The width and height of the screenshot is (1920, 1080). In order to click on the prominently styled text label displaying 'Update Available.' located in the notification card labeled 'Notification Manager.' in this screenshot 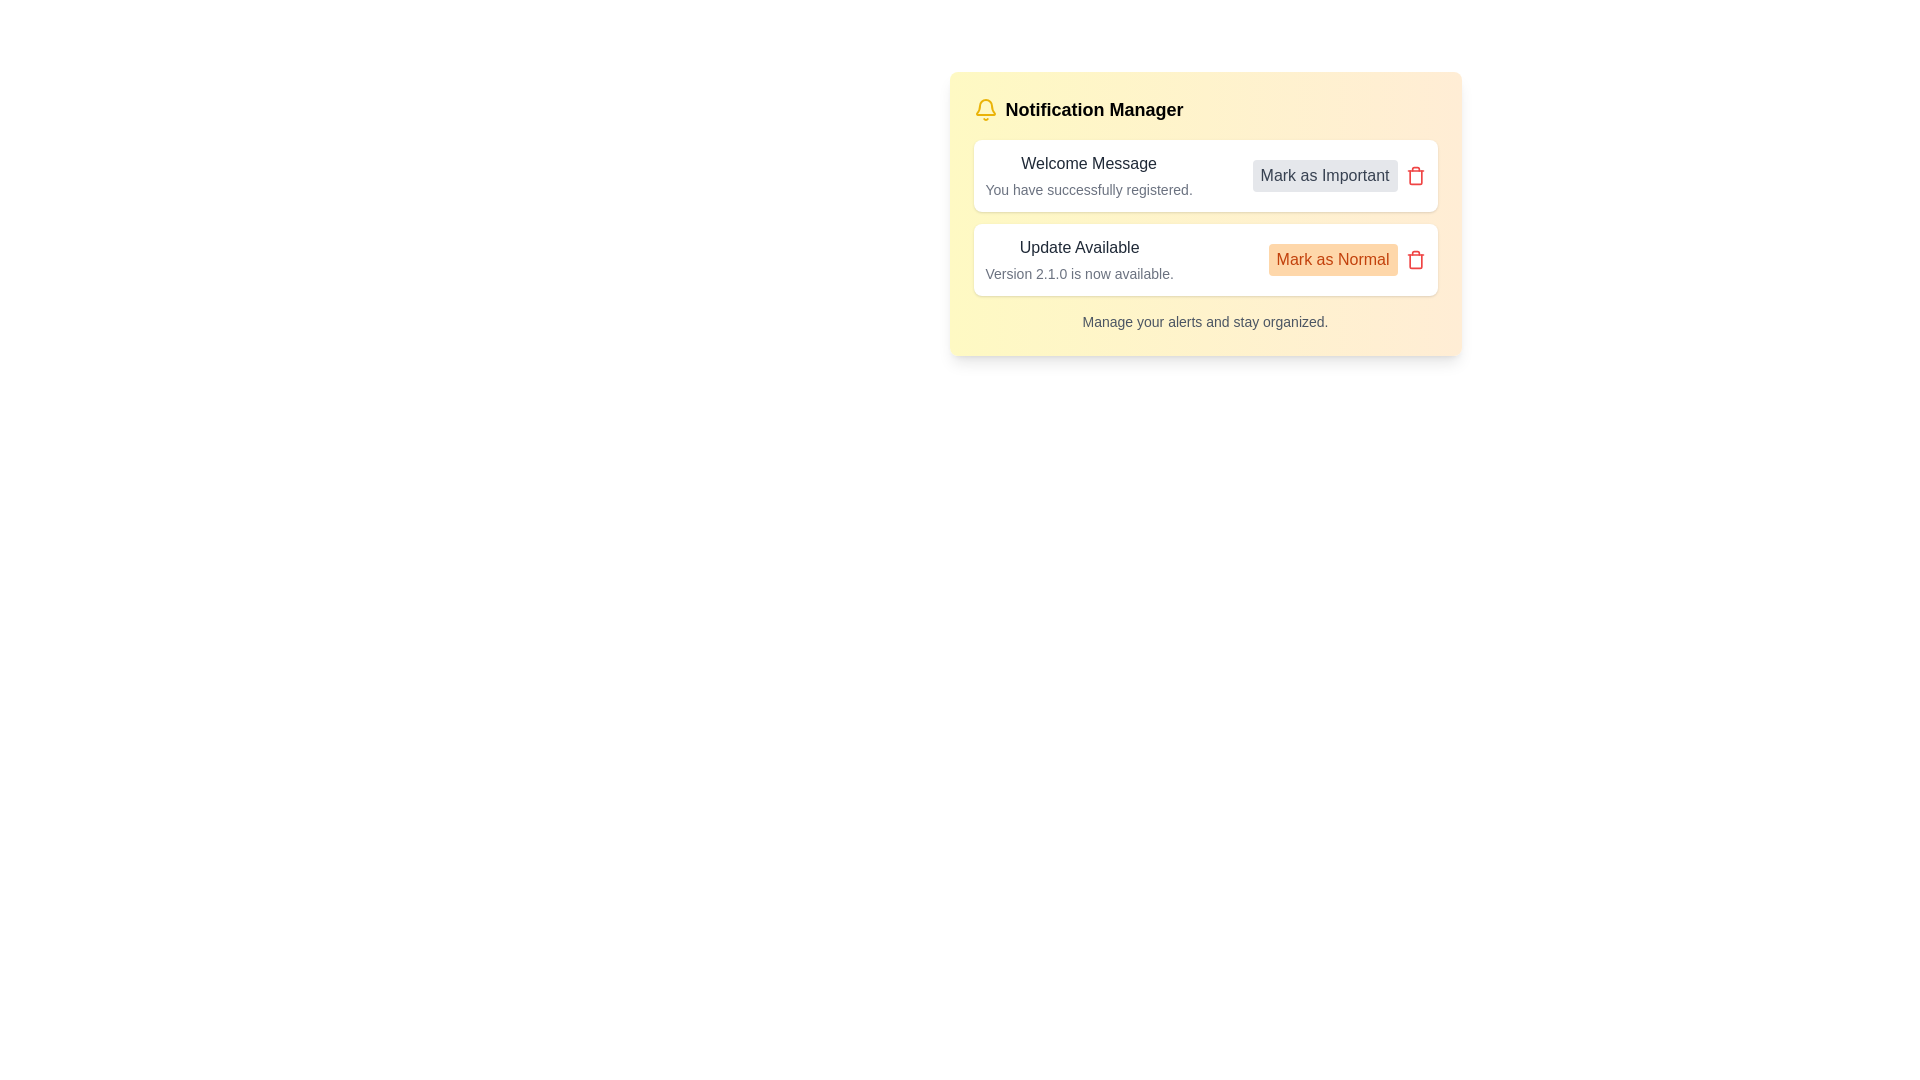, I will do `click(1078, 246)`.